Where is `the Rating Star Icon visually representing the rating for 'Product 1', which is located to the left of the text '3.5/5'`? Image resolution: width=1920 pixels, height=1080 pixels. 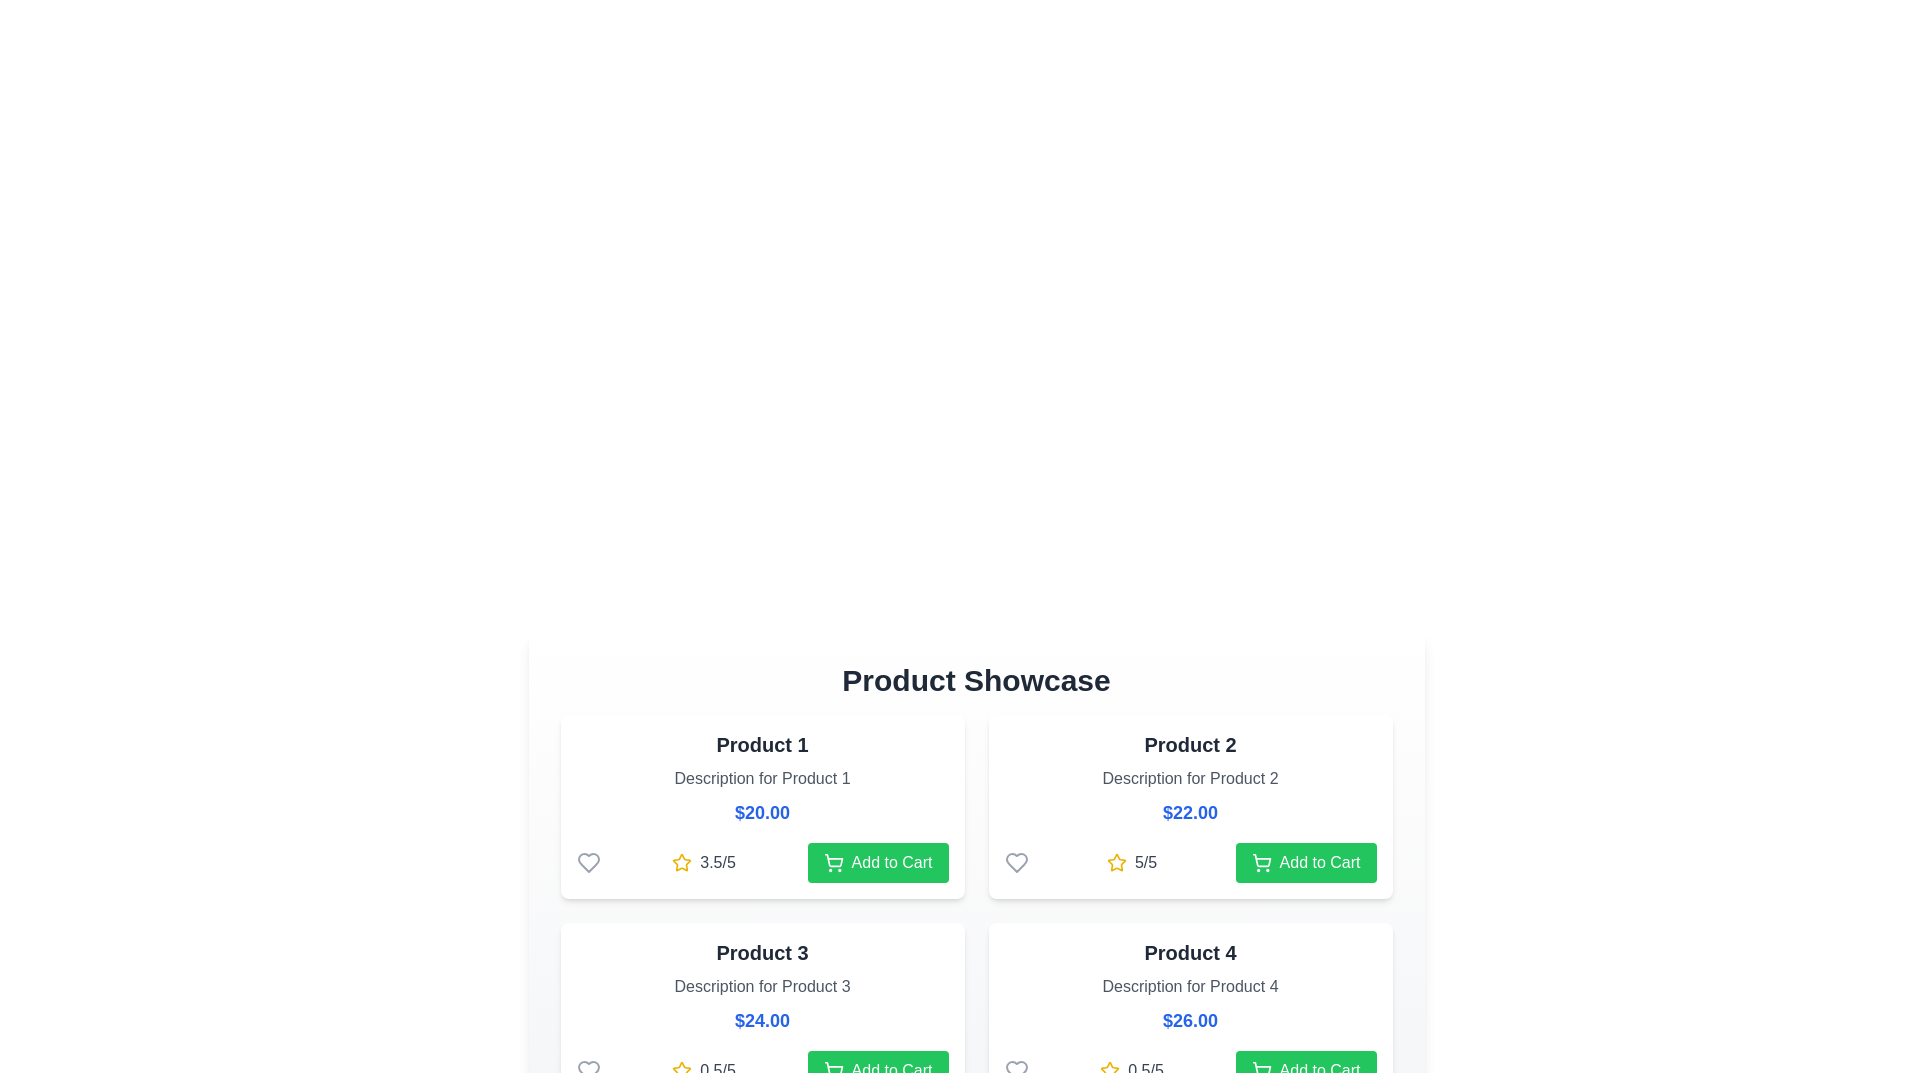 the Rating Star Icon visually representing the rating for 'Product 1', which is located to the left of the text '3.5/5' is located at coordinates (682, 862).